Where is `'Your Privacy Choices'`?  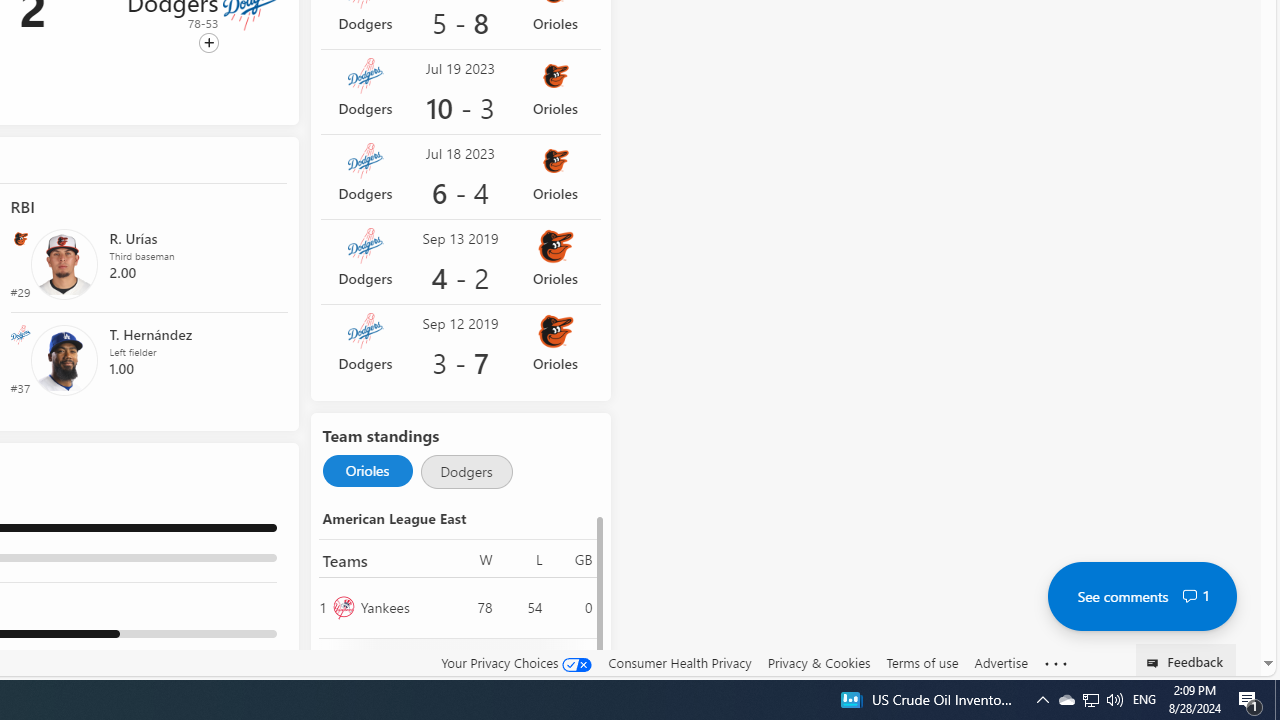 'Your Privacy Choices' is located at coordinates (517, 663).